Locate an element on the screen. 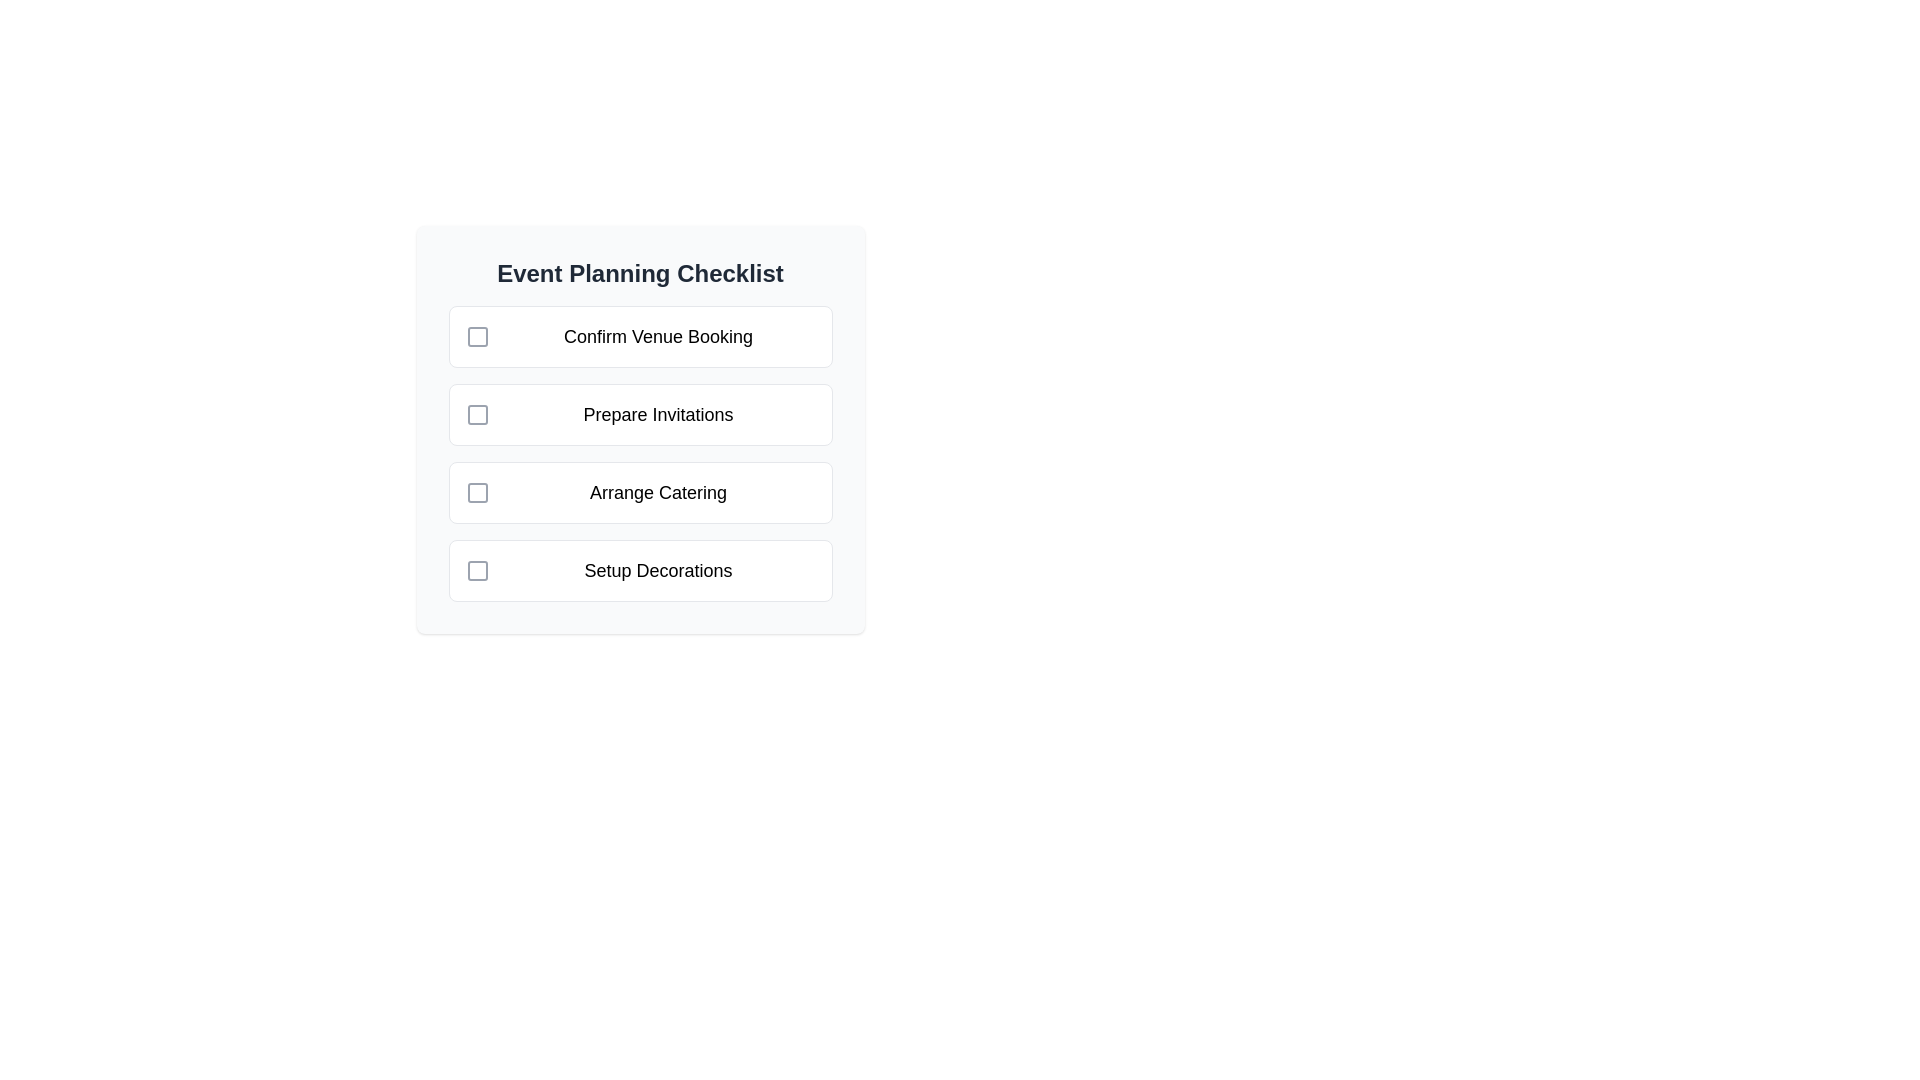 The width and height of the screenshot is (1920, 1080). the checkbox for the 'Setup Decorations' task is located at coordinates (476, 570).